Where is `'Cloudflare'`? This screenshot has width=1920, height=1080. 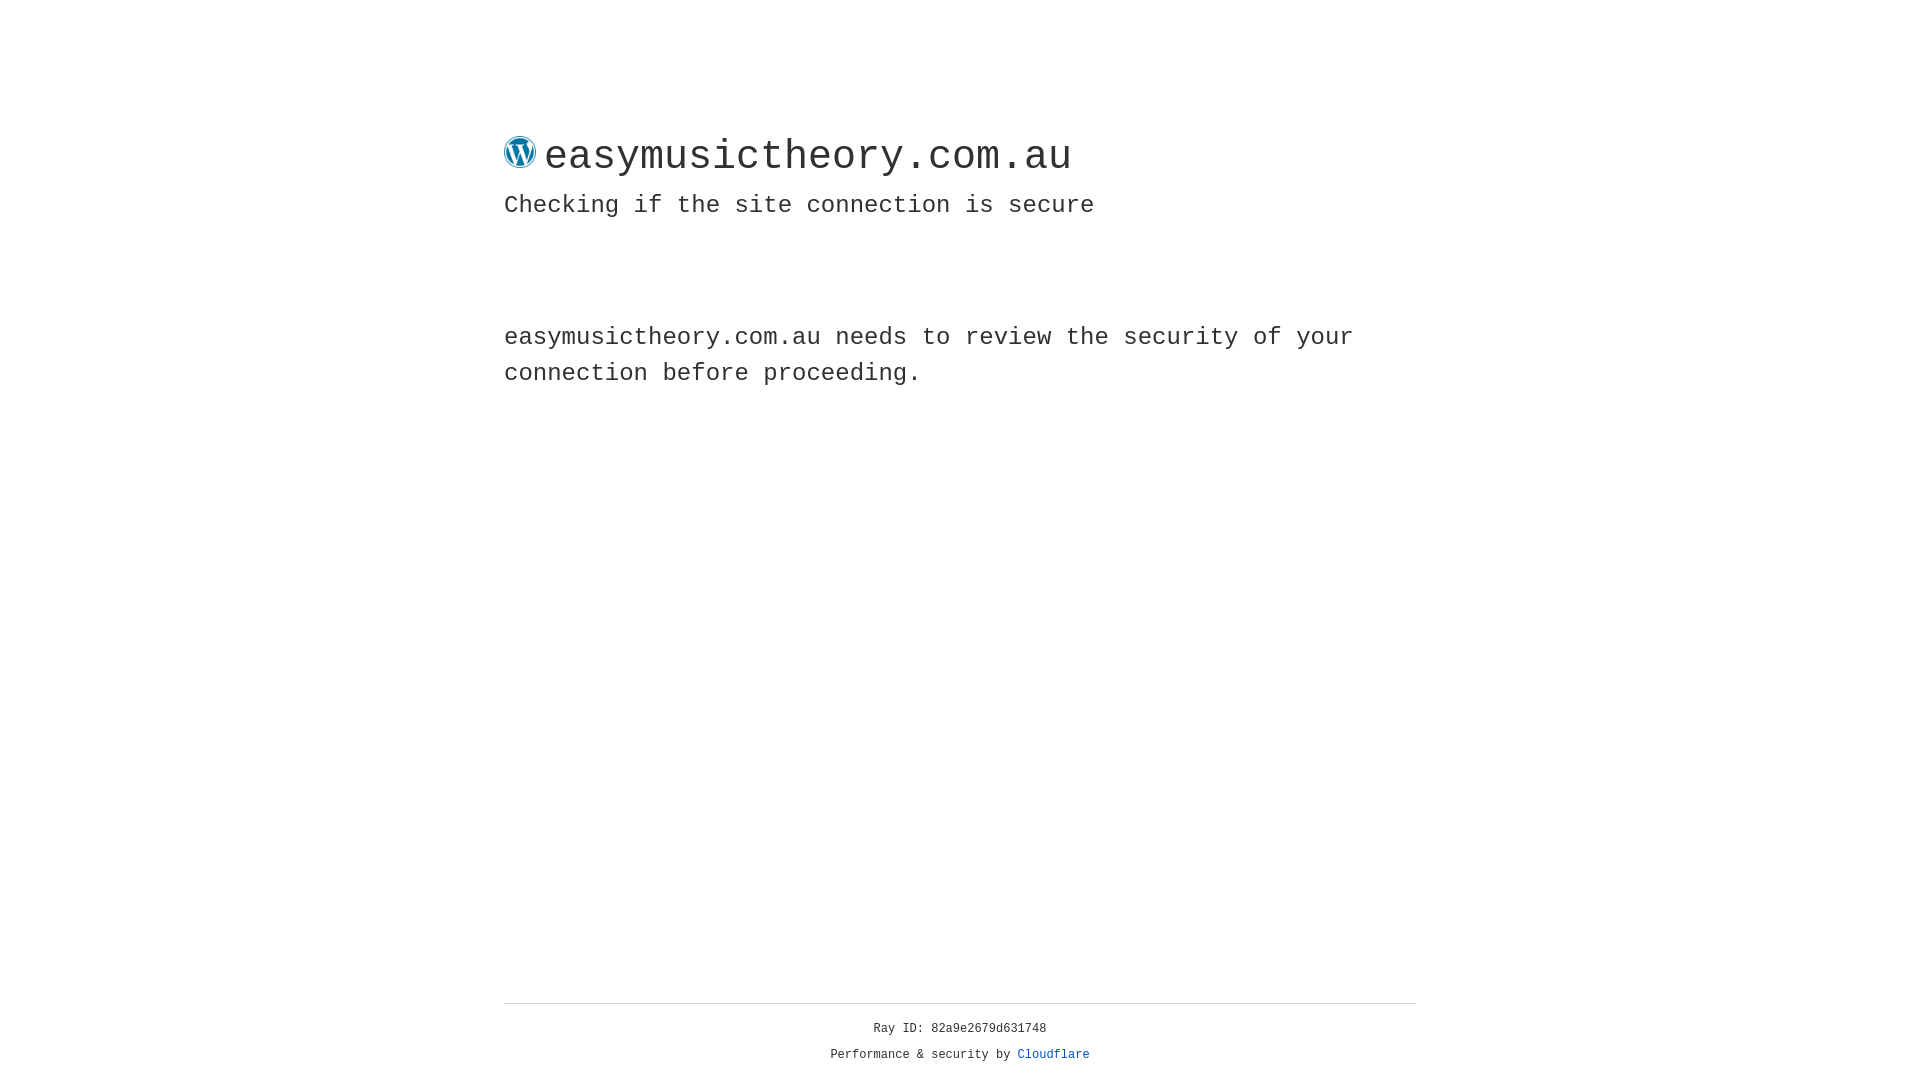
'Cloudflare' is located at coordinates (1053, 1054).